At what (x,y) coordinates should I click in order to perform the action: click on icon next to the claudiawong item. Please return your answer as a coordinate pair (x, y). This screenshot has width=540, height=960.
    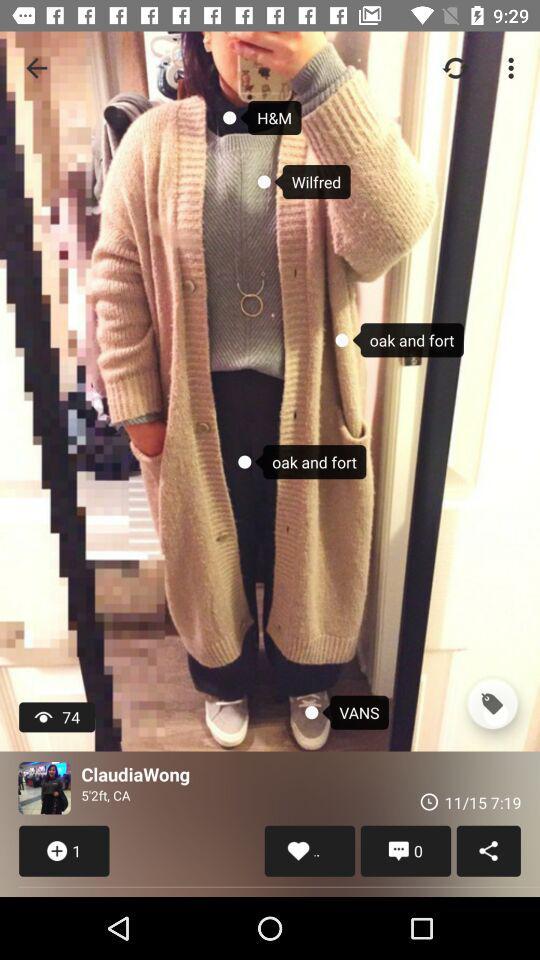
    Looking at the image, I should click on (44, 788).